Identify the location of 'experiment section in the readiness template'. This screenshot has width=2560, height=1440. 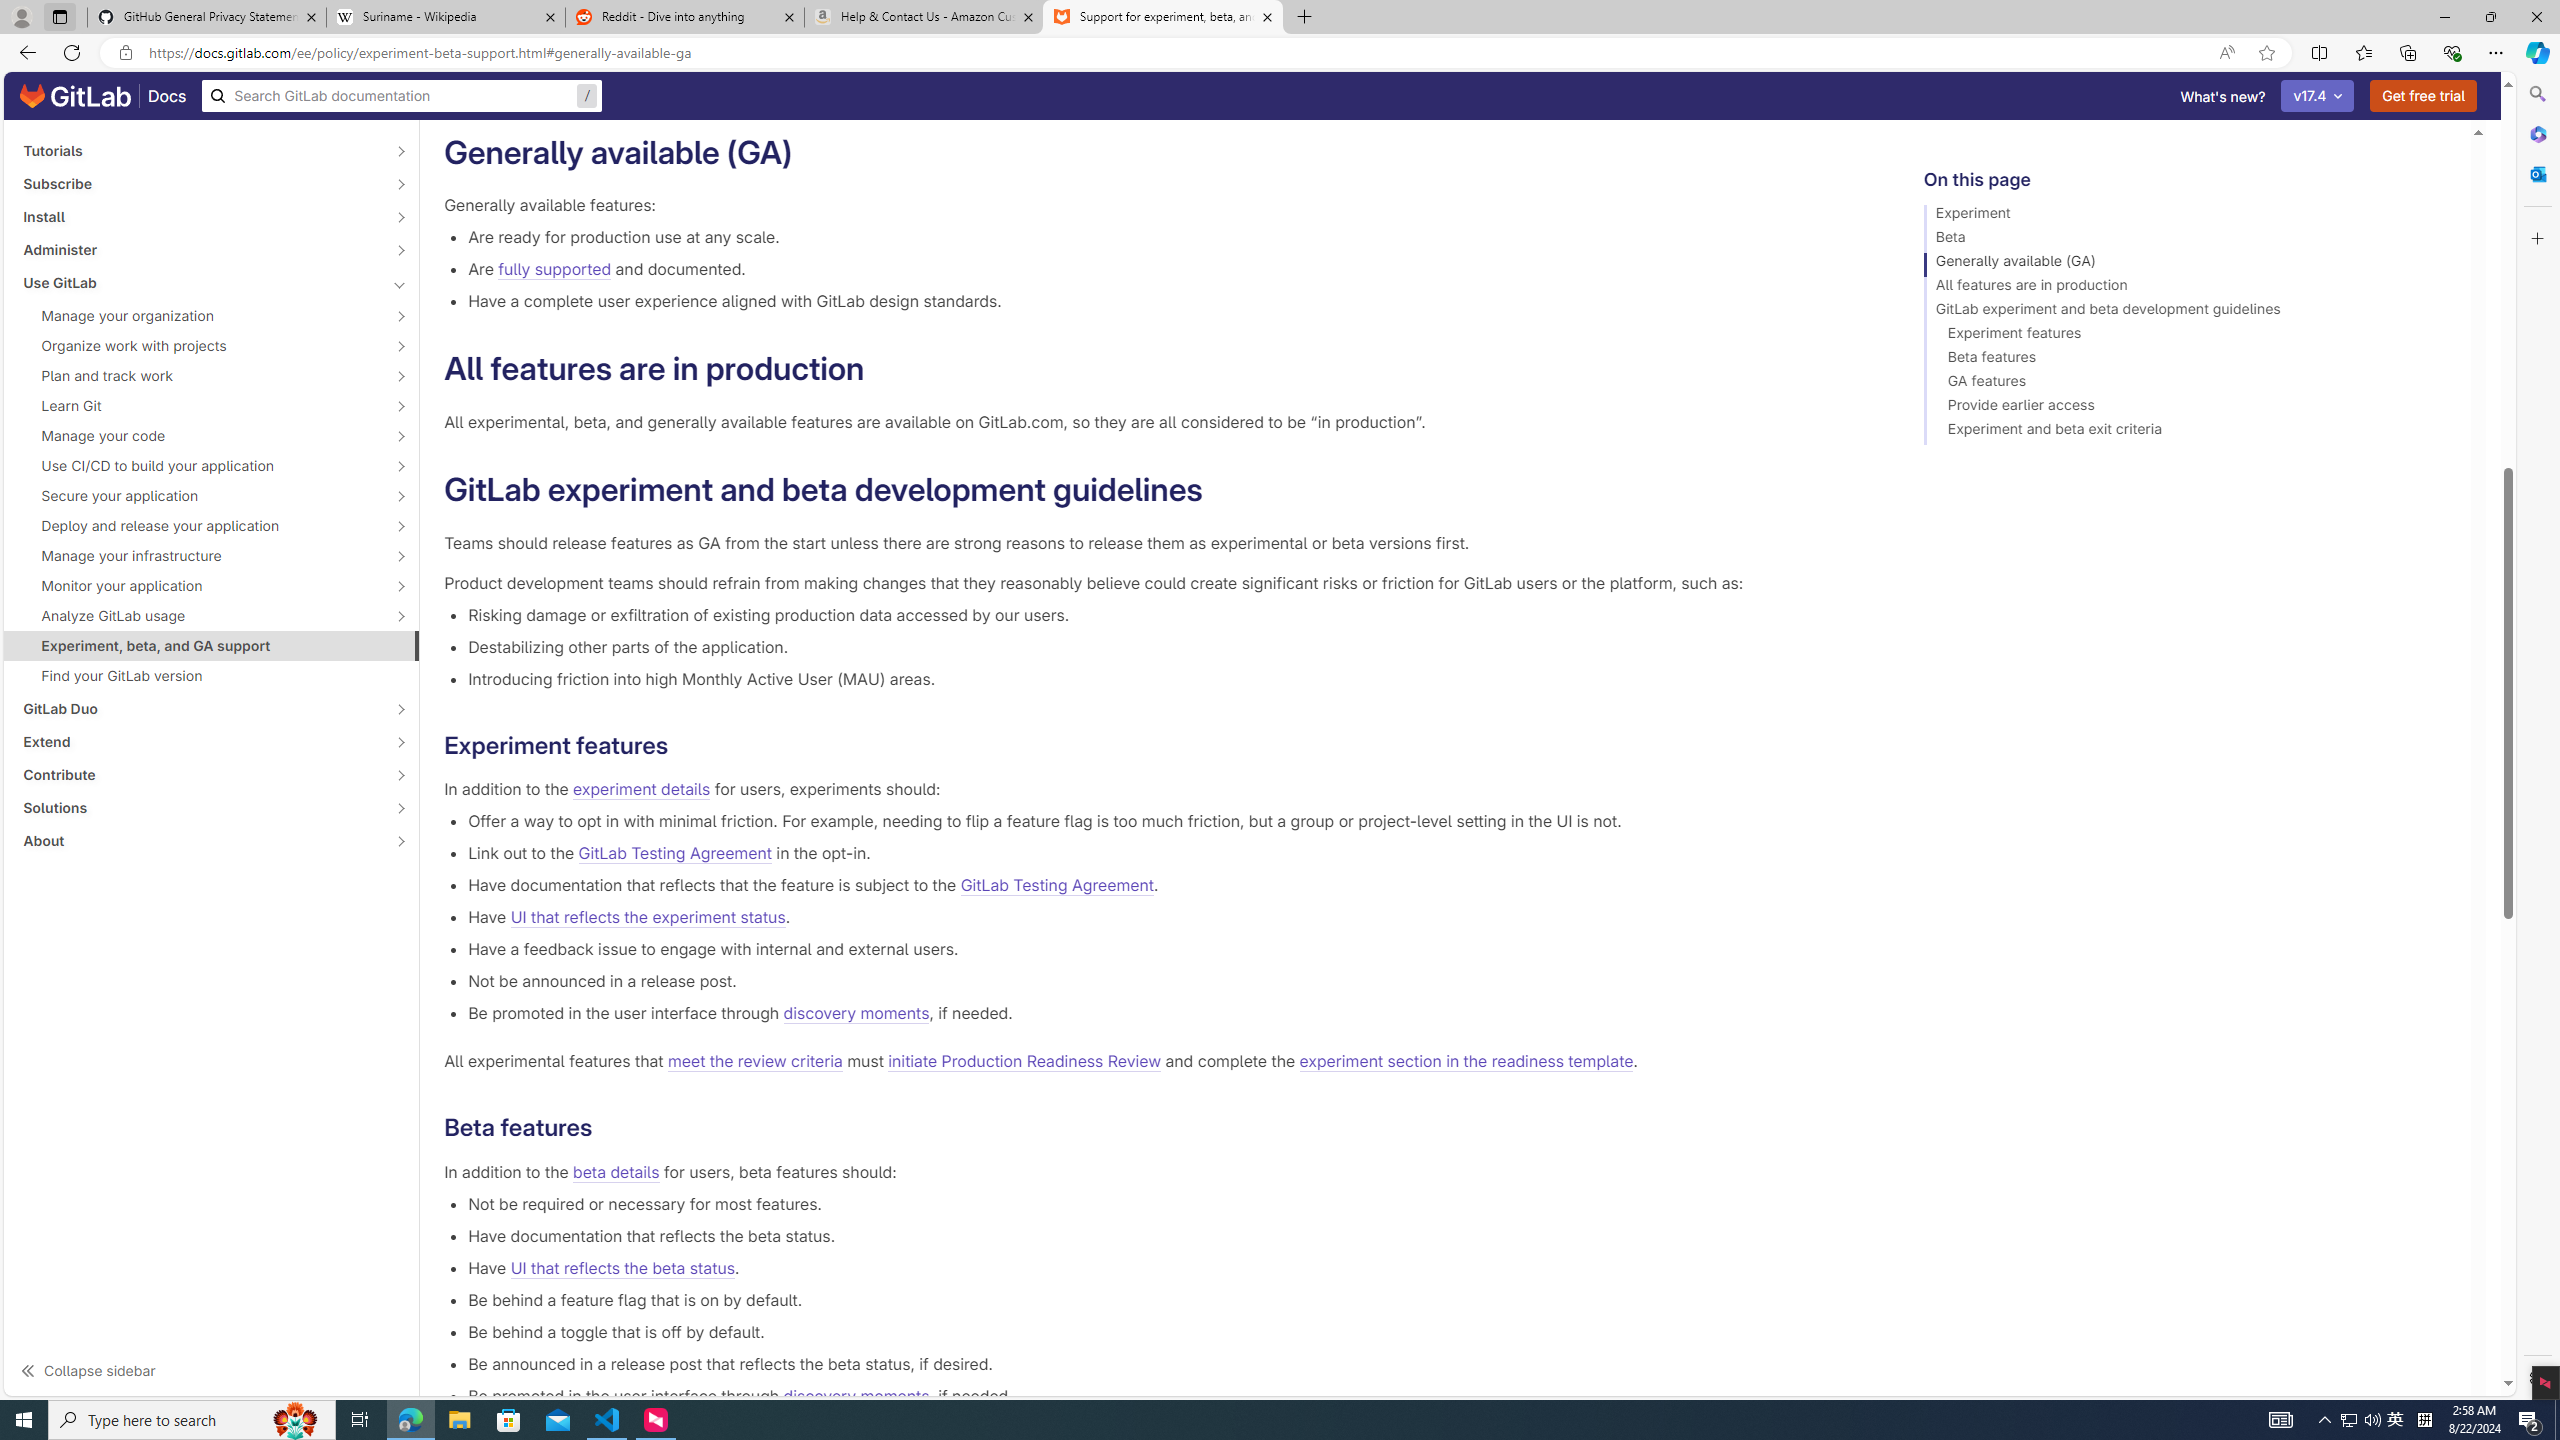
(1464, 1061).